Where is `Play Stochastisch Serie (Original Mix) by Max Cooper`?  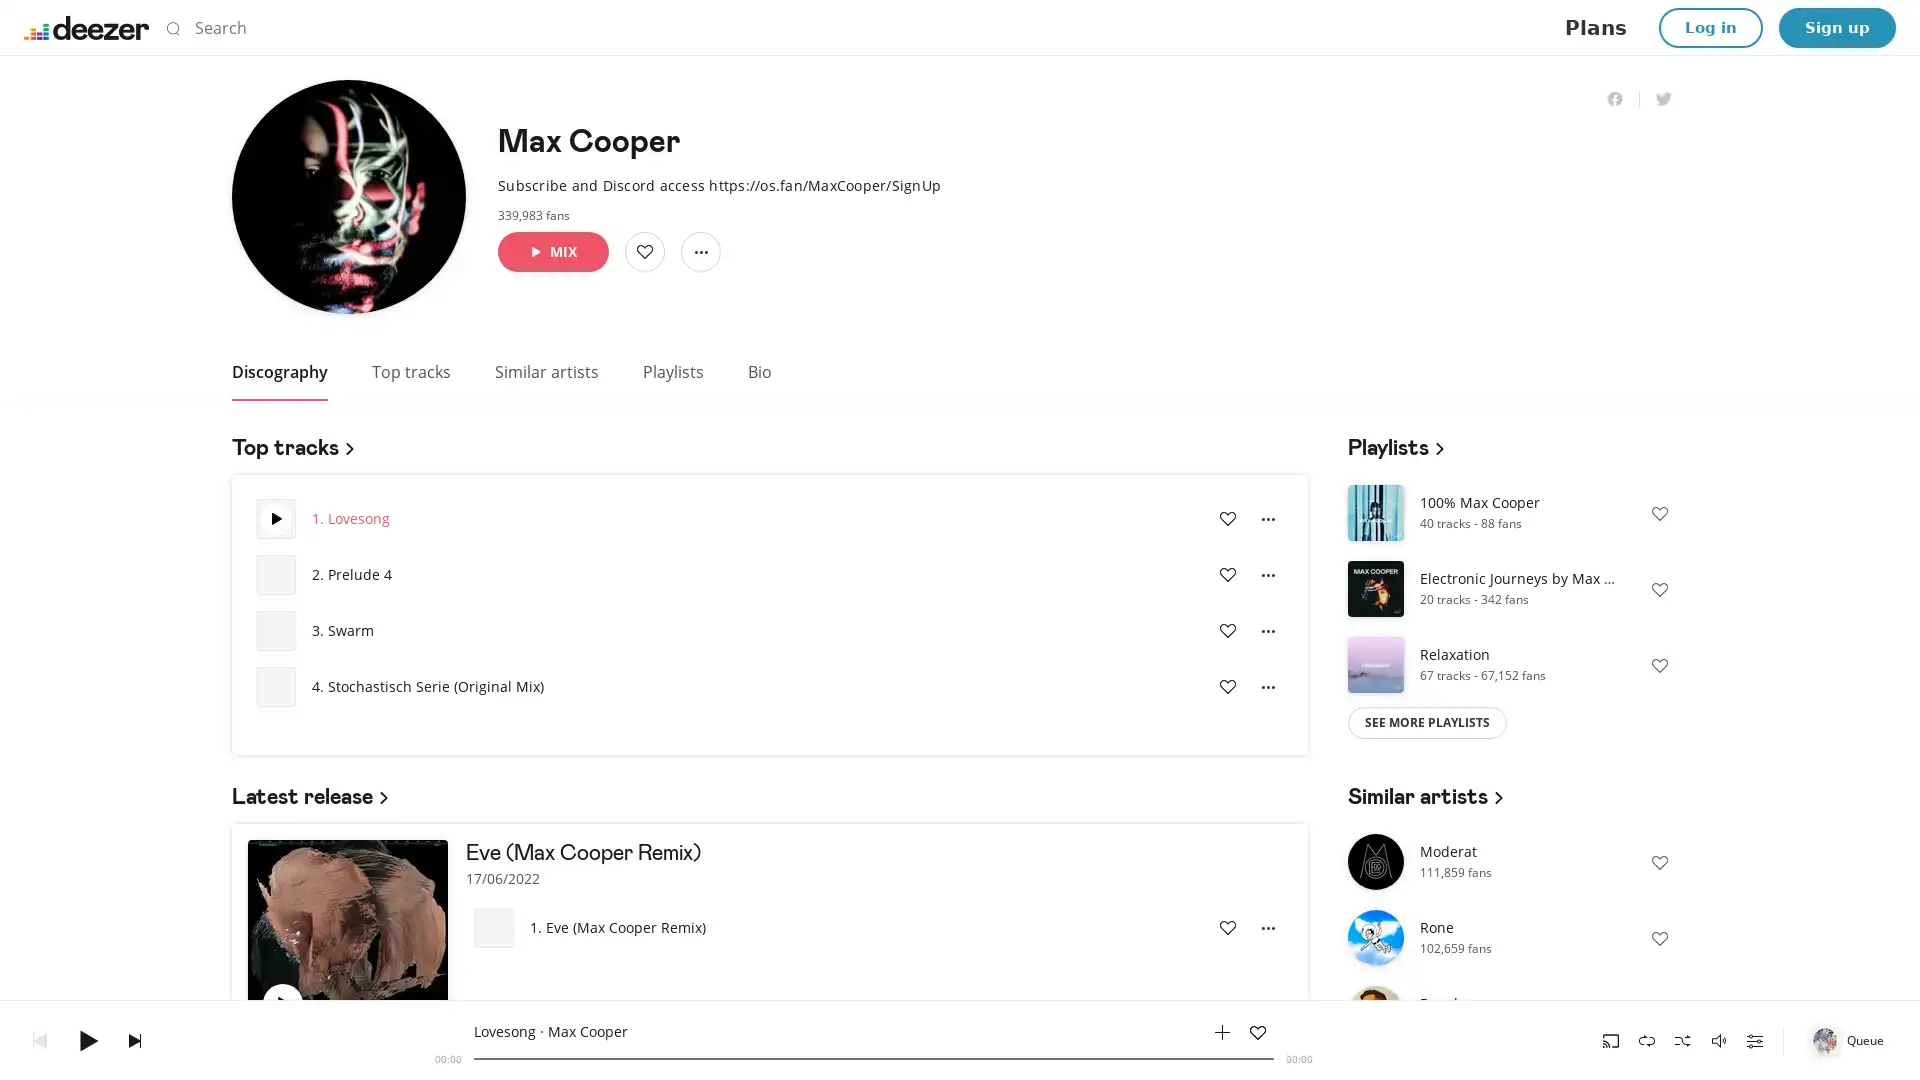 Play Stochastisch Serie (Original Mix) by Max Cooper is located at coordinates (274, 685).